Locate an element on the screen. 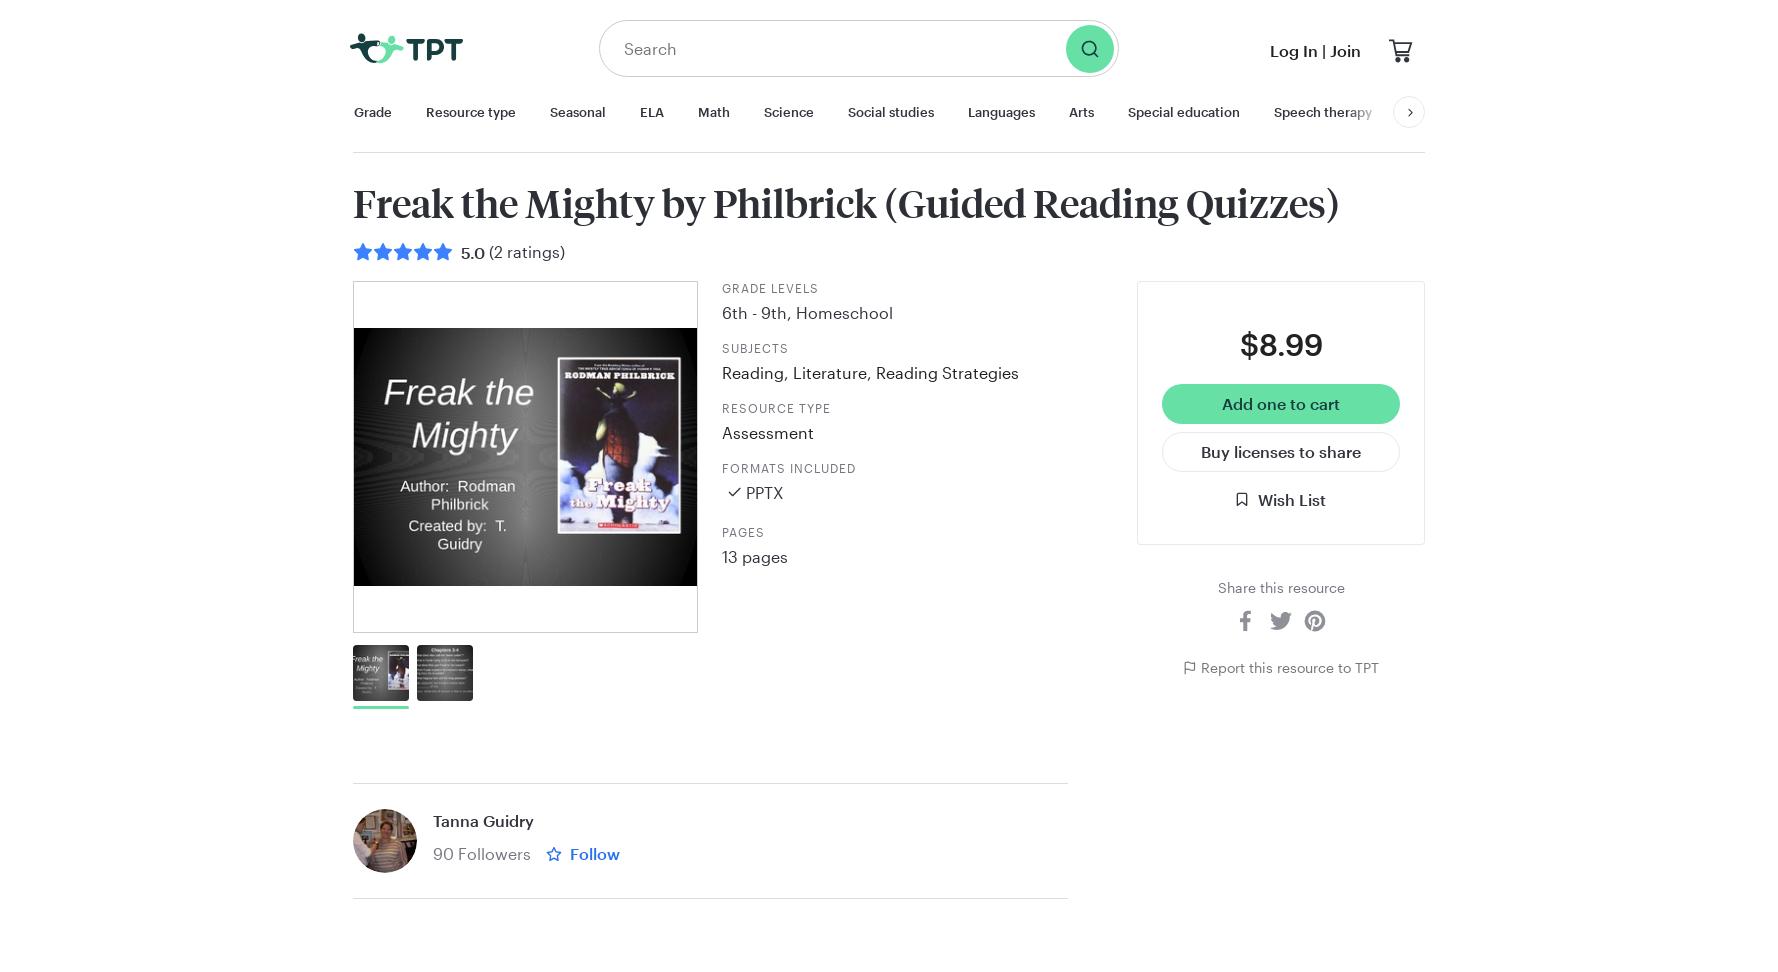  'Report this resource to TPT' is located at coordinates (1289, 666).